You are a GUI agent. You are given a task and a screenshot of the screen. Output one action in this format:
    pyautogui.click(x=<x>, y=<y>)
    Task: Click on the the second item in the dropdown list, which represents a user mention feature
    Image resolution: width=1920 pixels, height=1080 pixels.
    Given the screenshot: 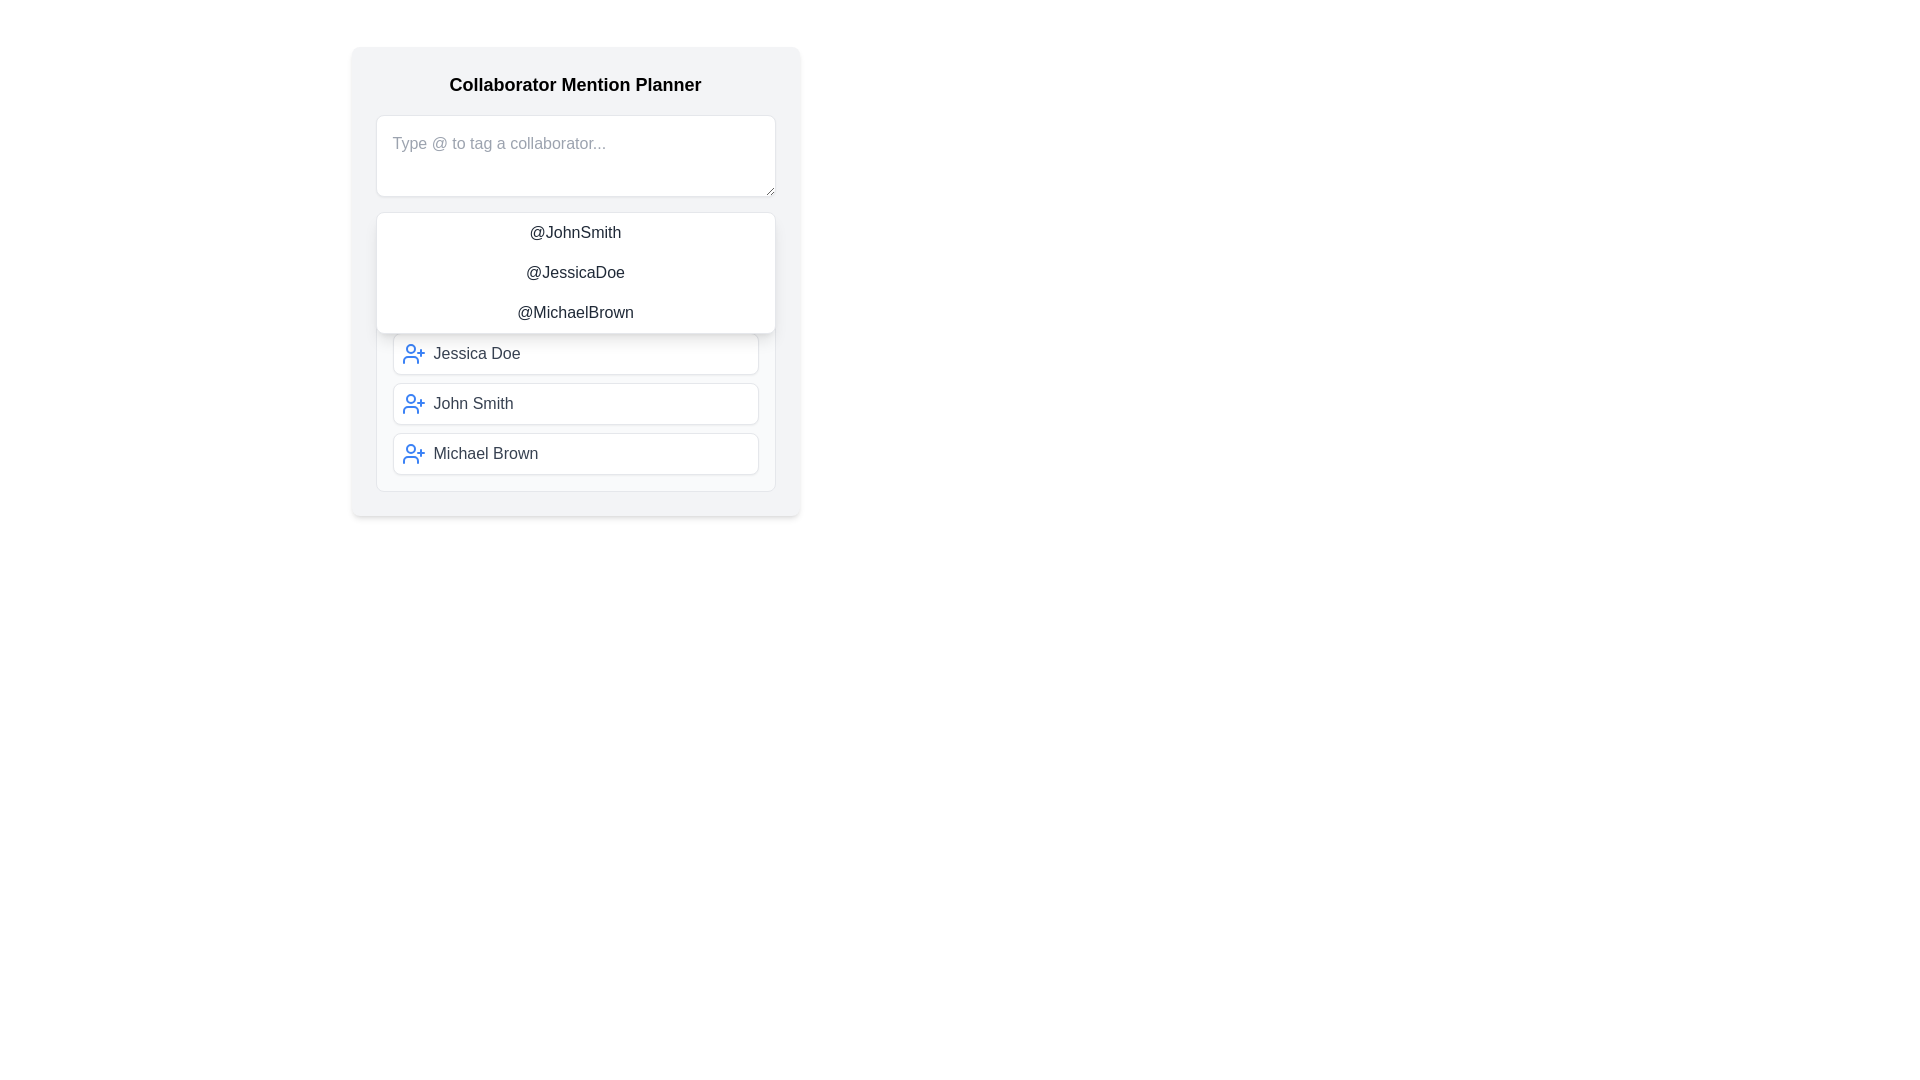 What is the action you would take?
    pyautogui.click(x=574, y=273)
    